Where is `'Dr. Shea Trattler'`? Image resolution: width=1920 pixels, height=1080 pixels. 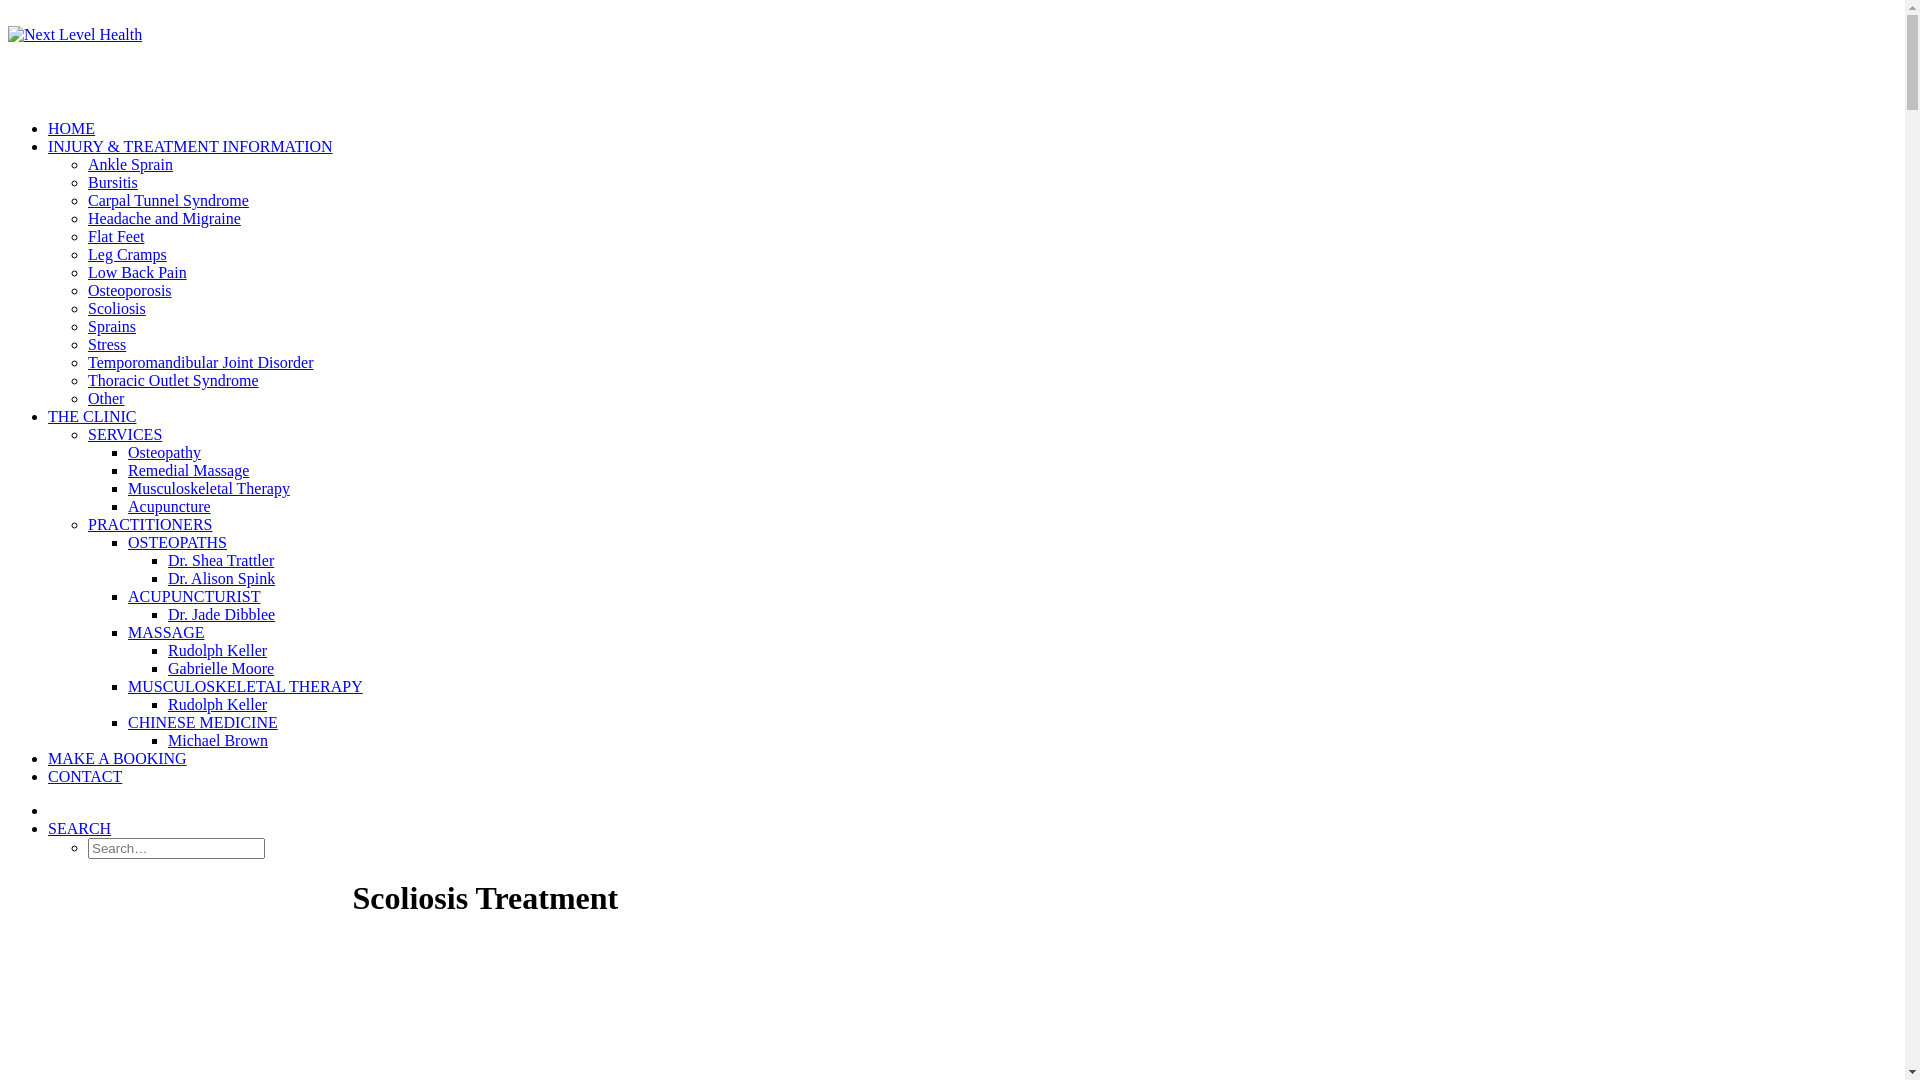
'Dr. Shea Trattler' is located at coordinates (220, 560).